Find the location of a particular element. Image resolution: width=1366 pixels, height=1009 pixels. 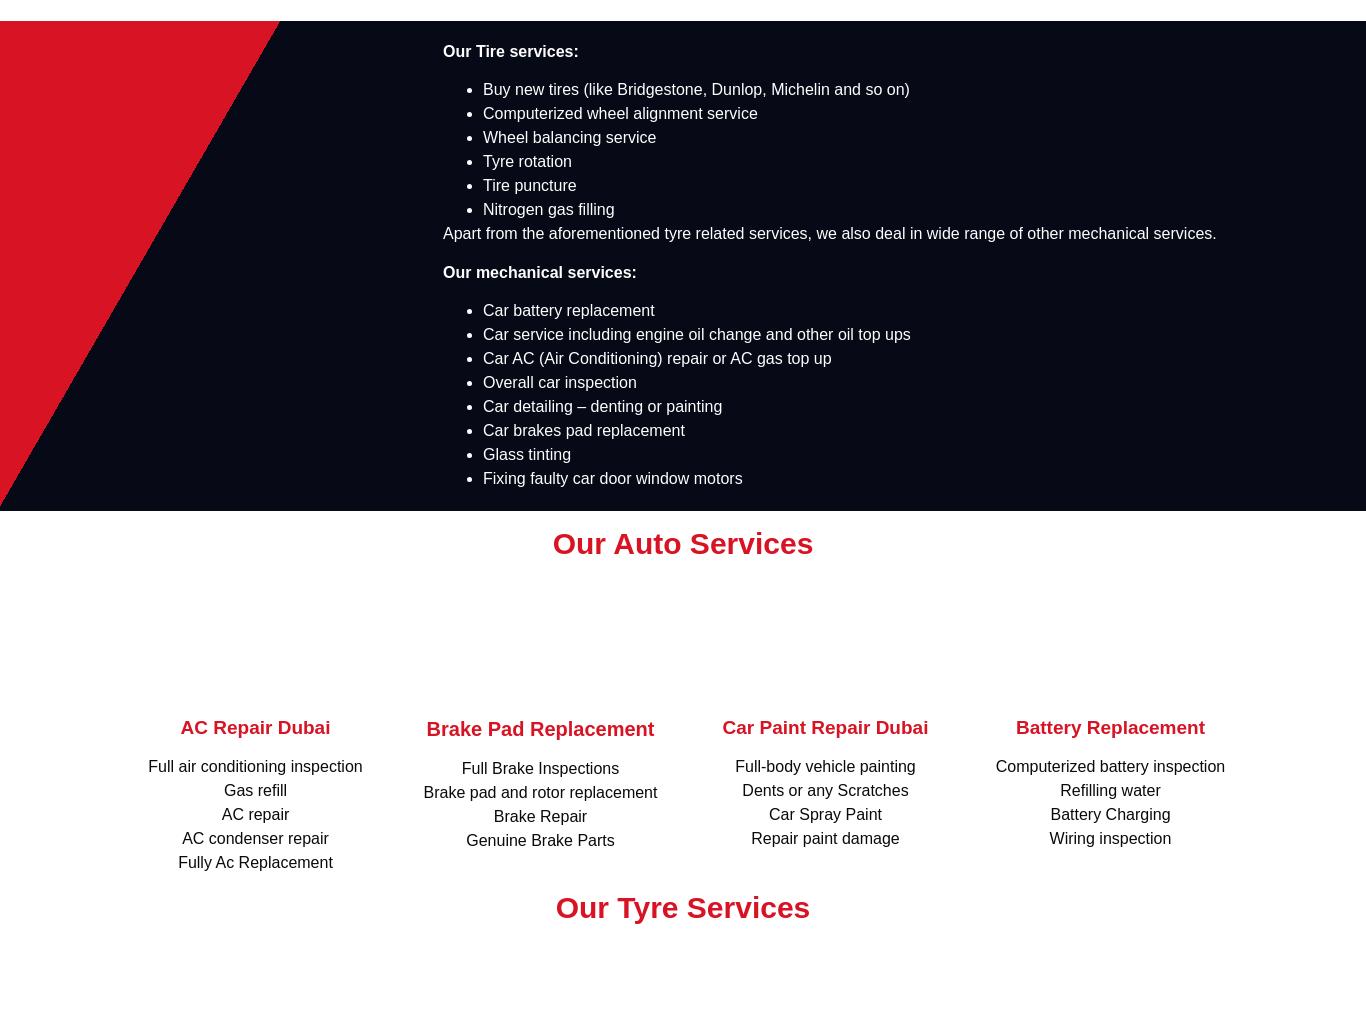

'Refilling water' is located at coordinates (1109, 790).